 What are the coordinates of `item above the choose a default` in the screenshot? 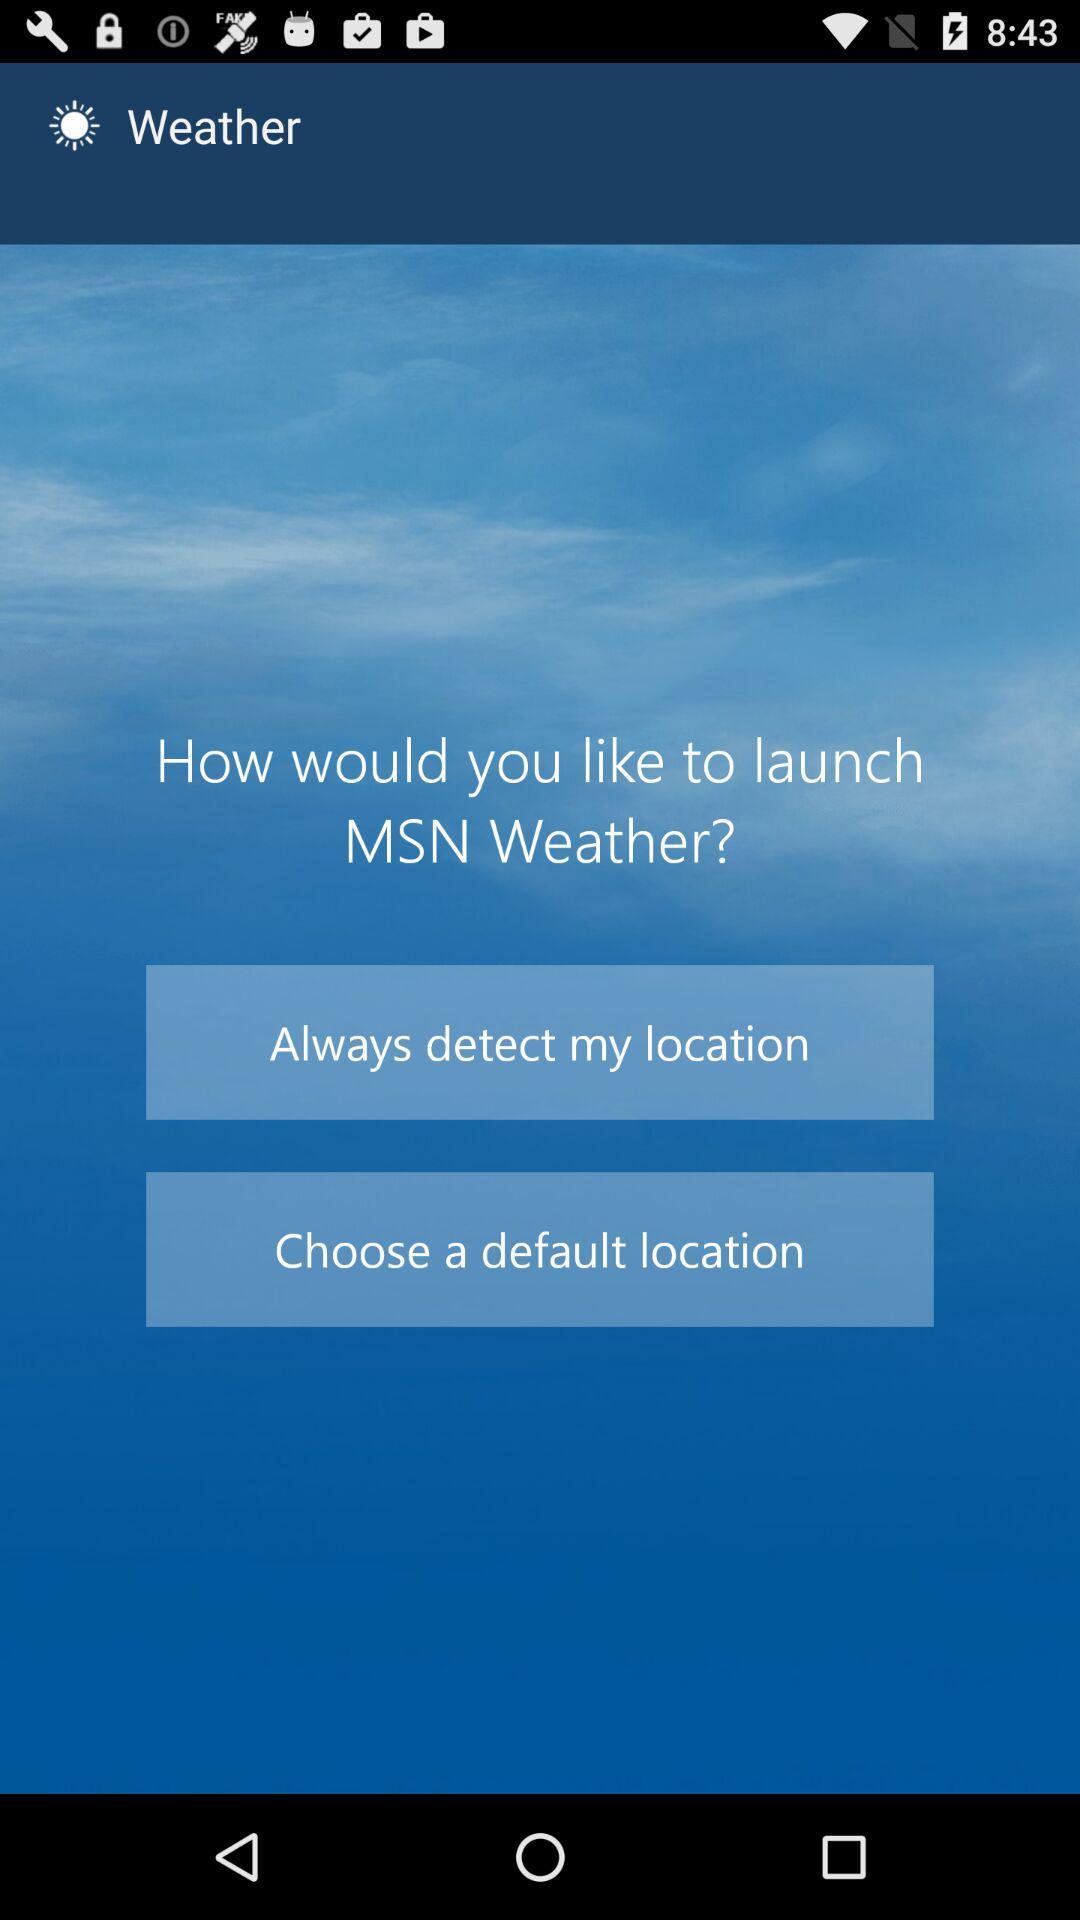 It's located at (540, 1041).